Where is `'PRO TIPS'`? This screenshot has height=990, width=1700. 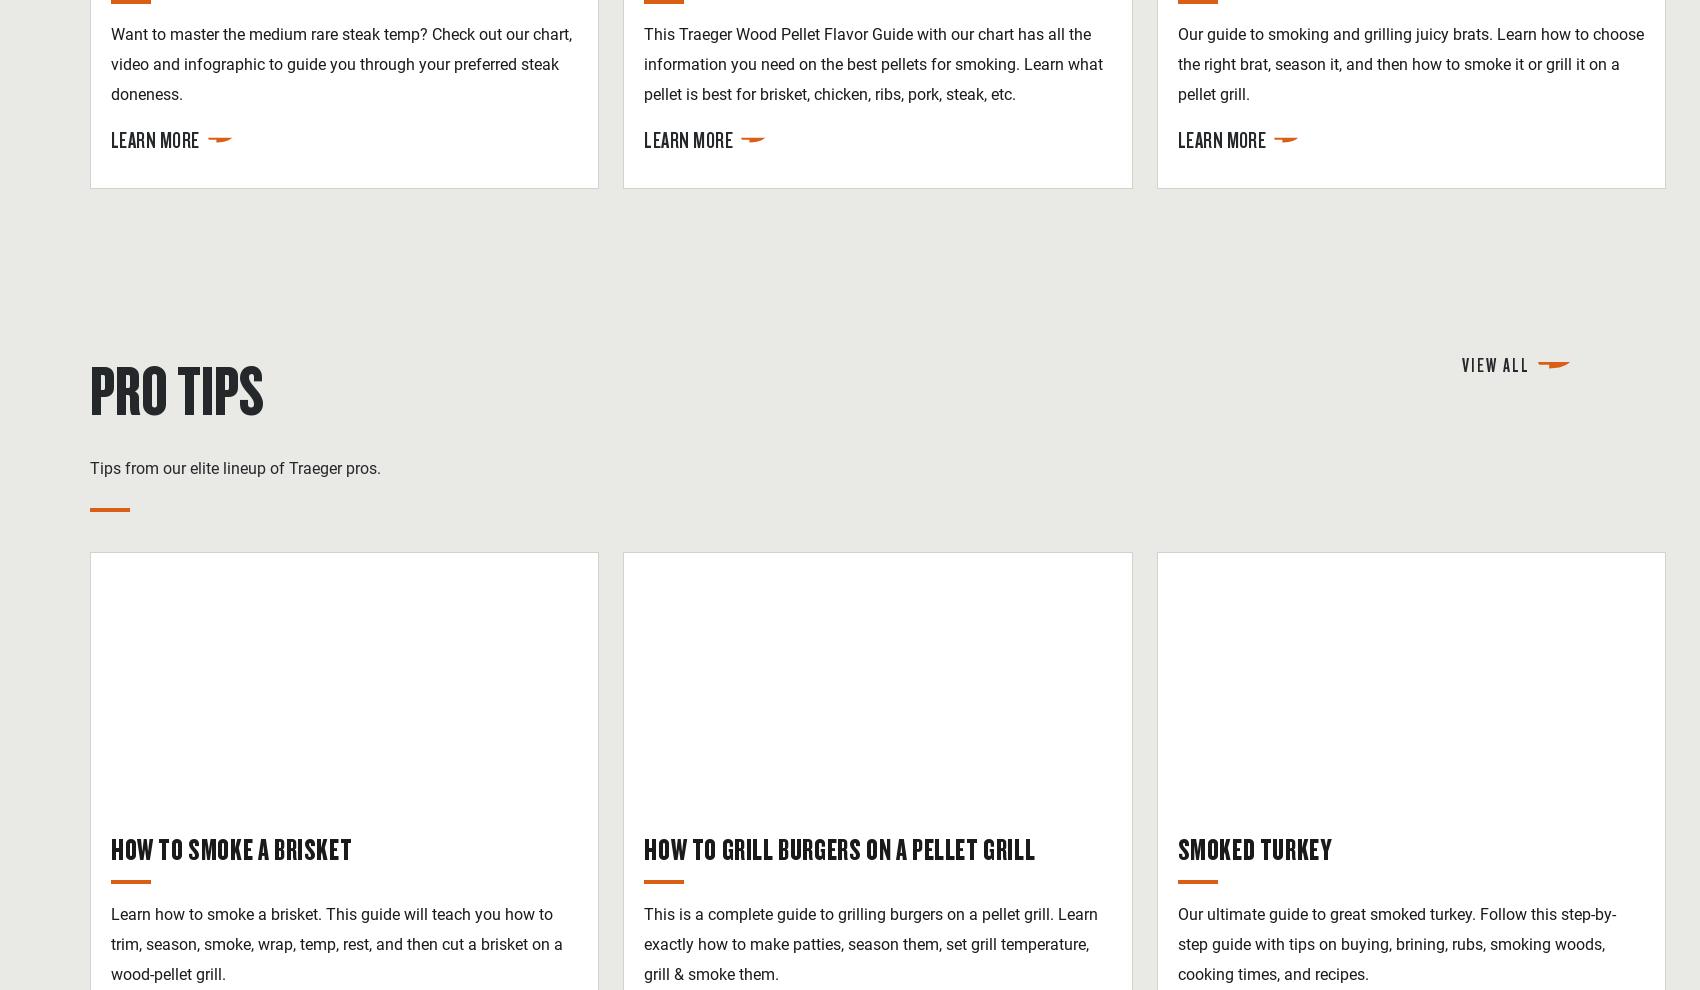 'PRO TIPS' is located at coordinates (89, 388).